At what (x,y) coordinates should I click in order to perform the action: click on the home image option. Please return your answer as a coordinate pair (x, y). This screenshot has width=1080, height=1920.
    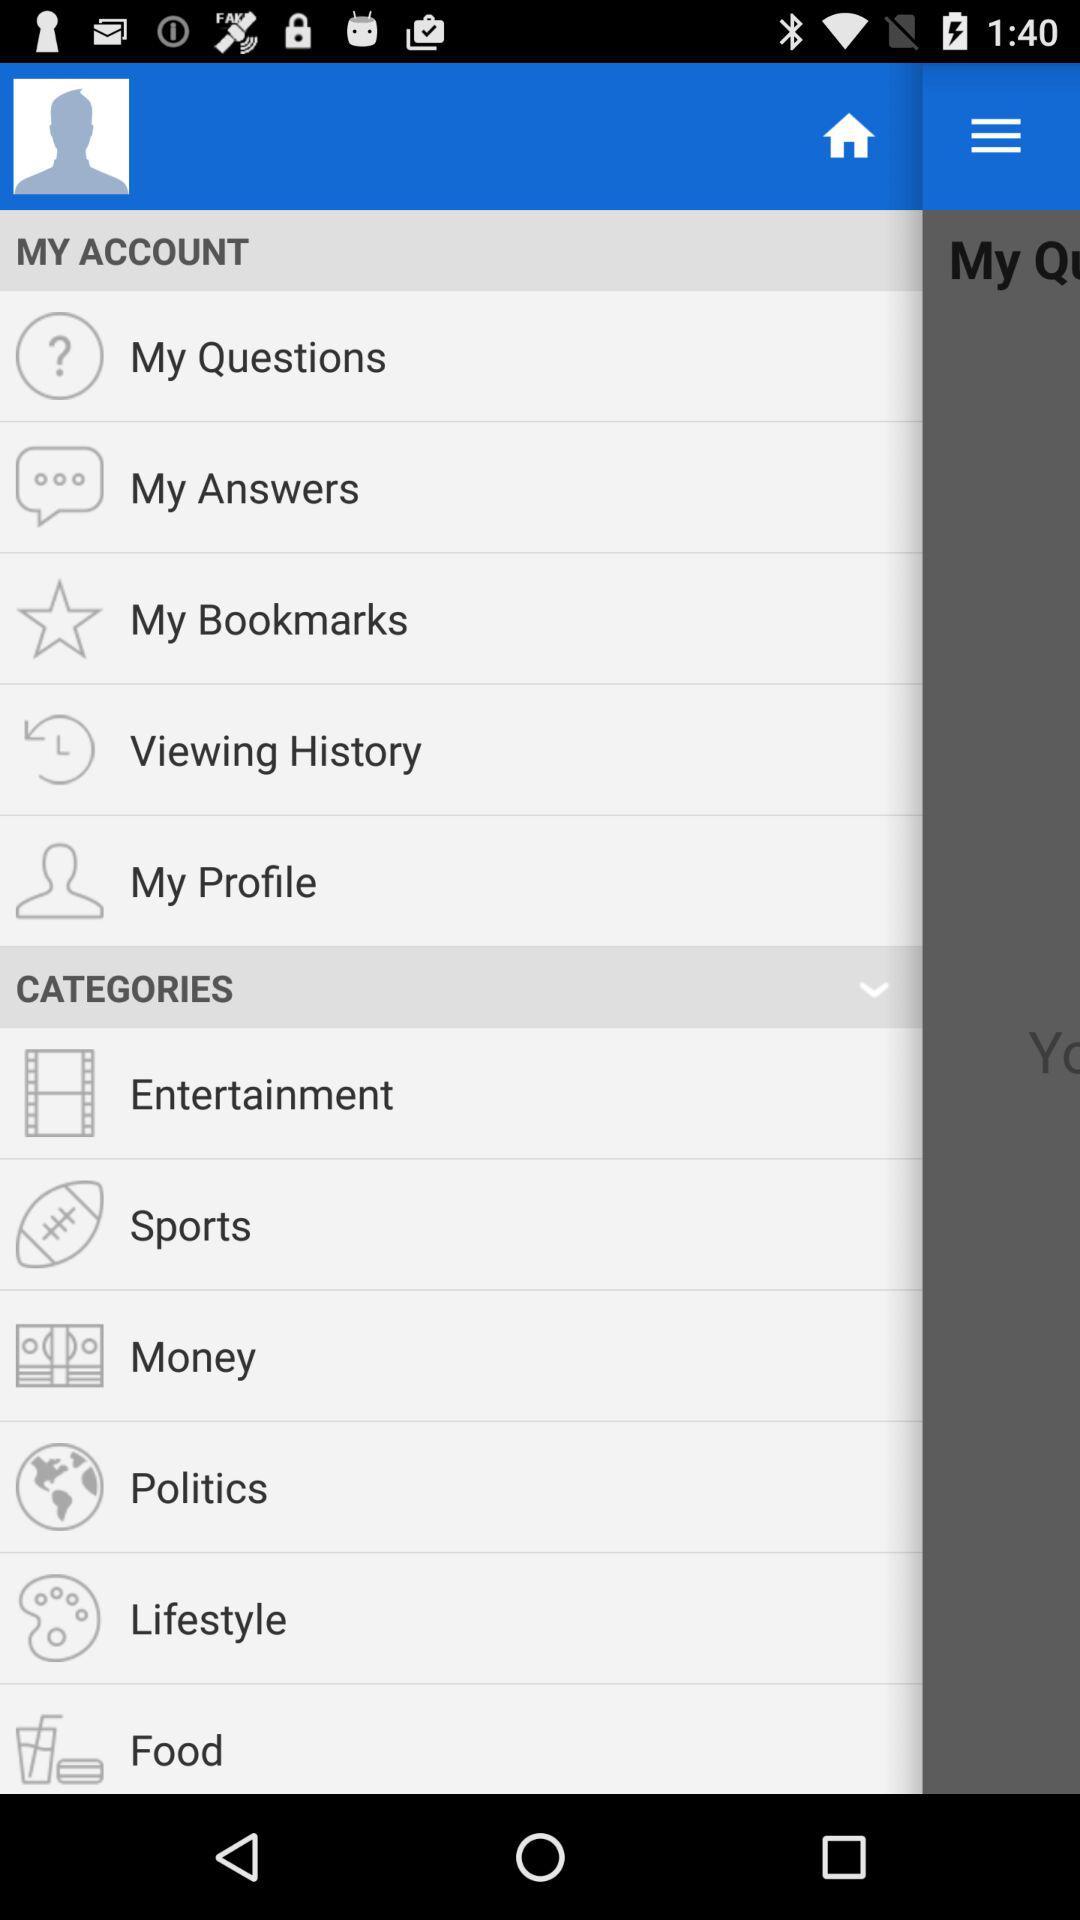
    Looking at the image, I should click on (849, 135).